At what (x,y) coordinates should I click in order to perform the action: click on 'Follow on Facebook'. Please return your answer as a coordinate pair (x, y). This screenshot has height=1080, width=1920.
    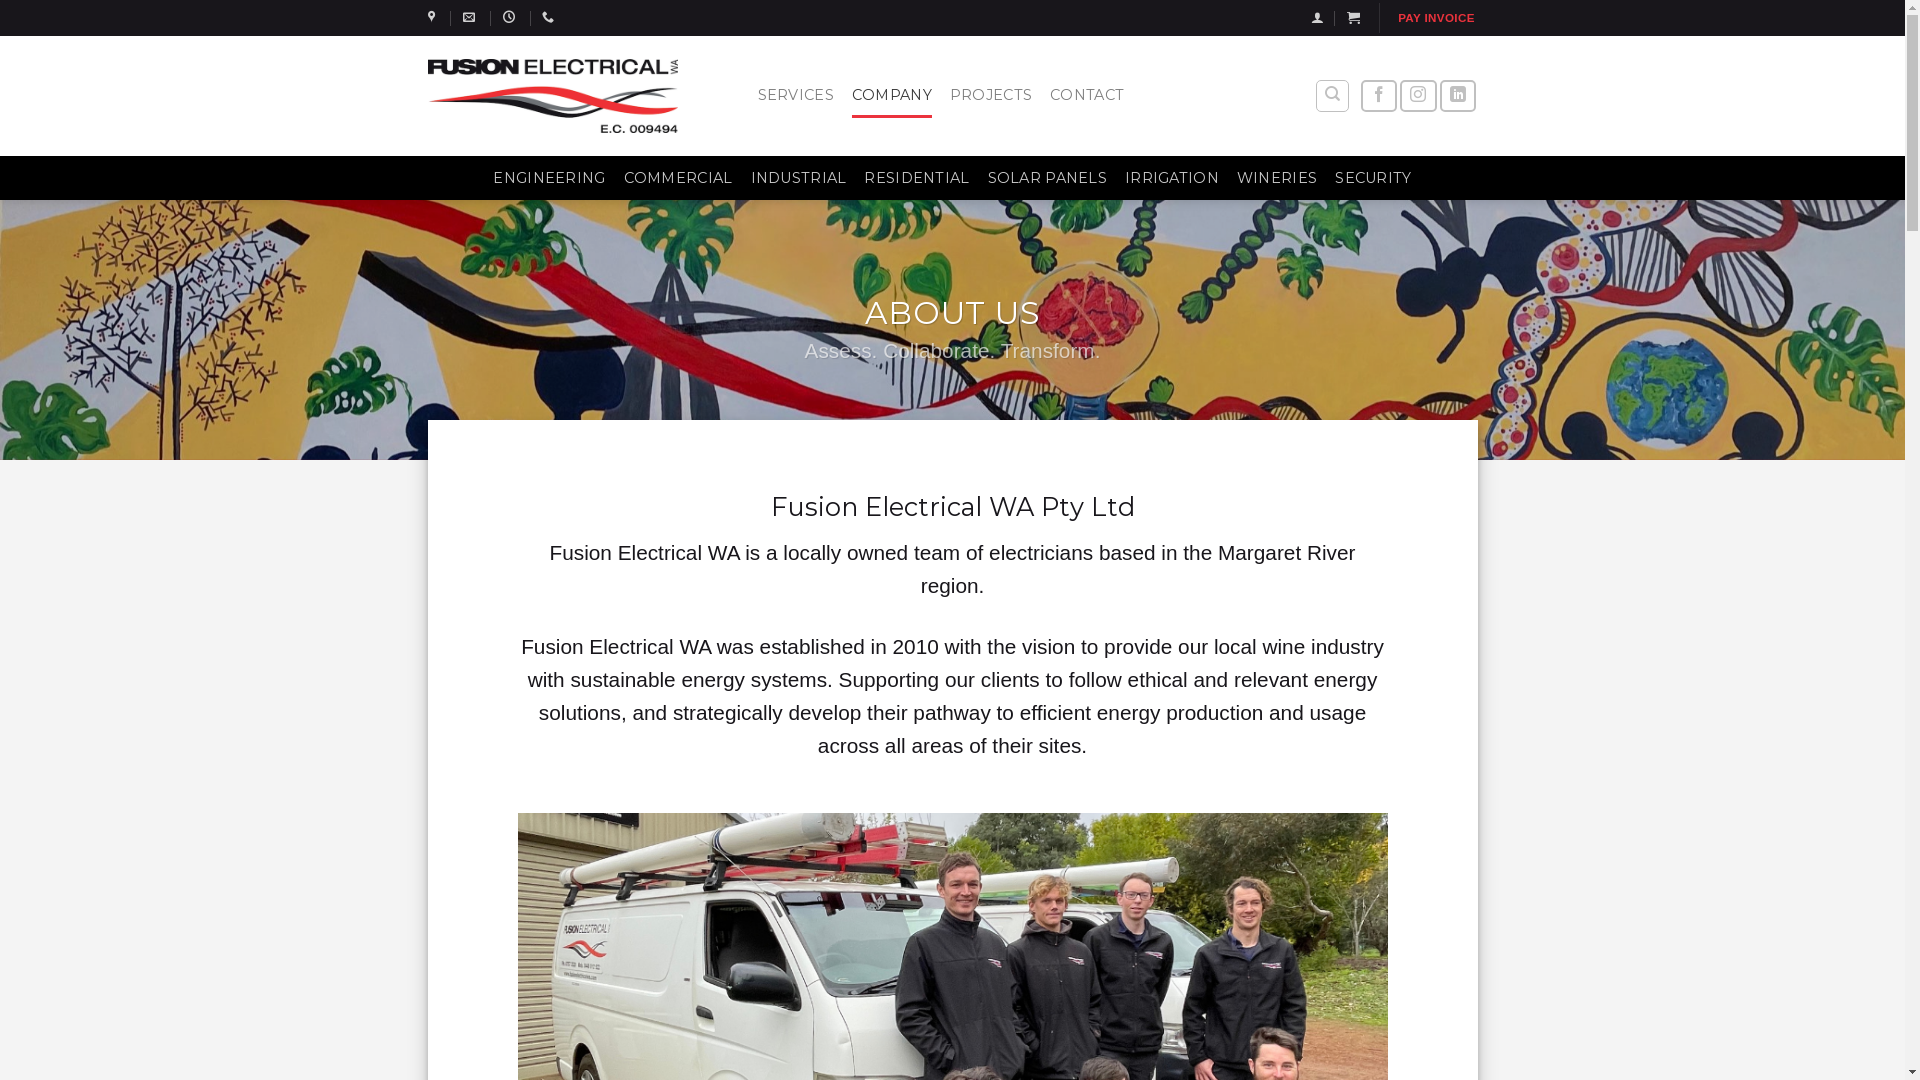
    Looking at the image, I should click on (1360, 96).